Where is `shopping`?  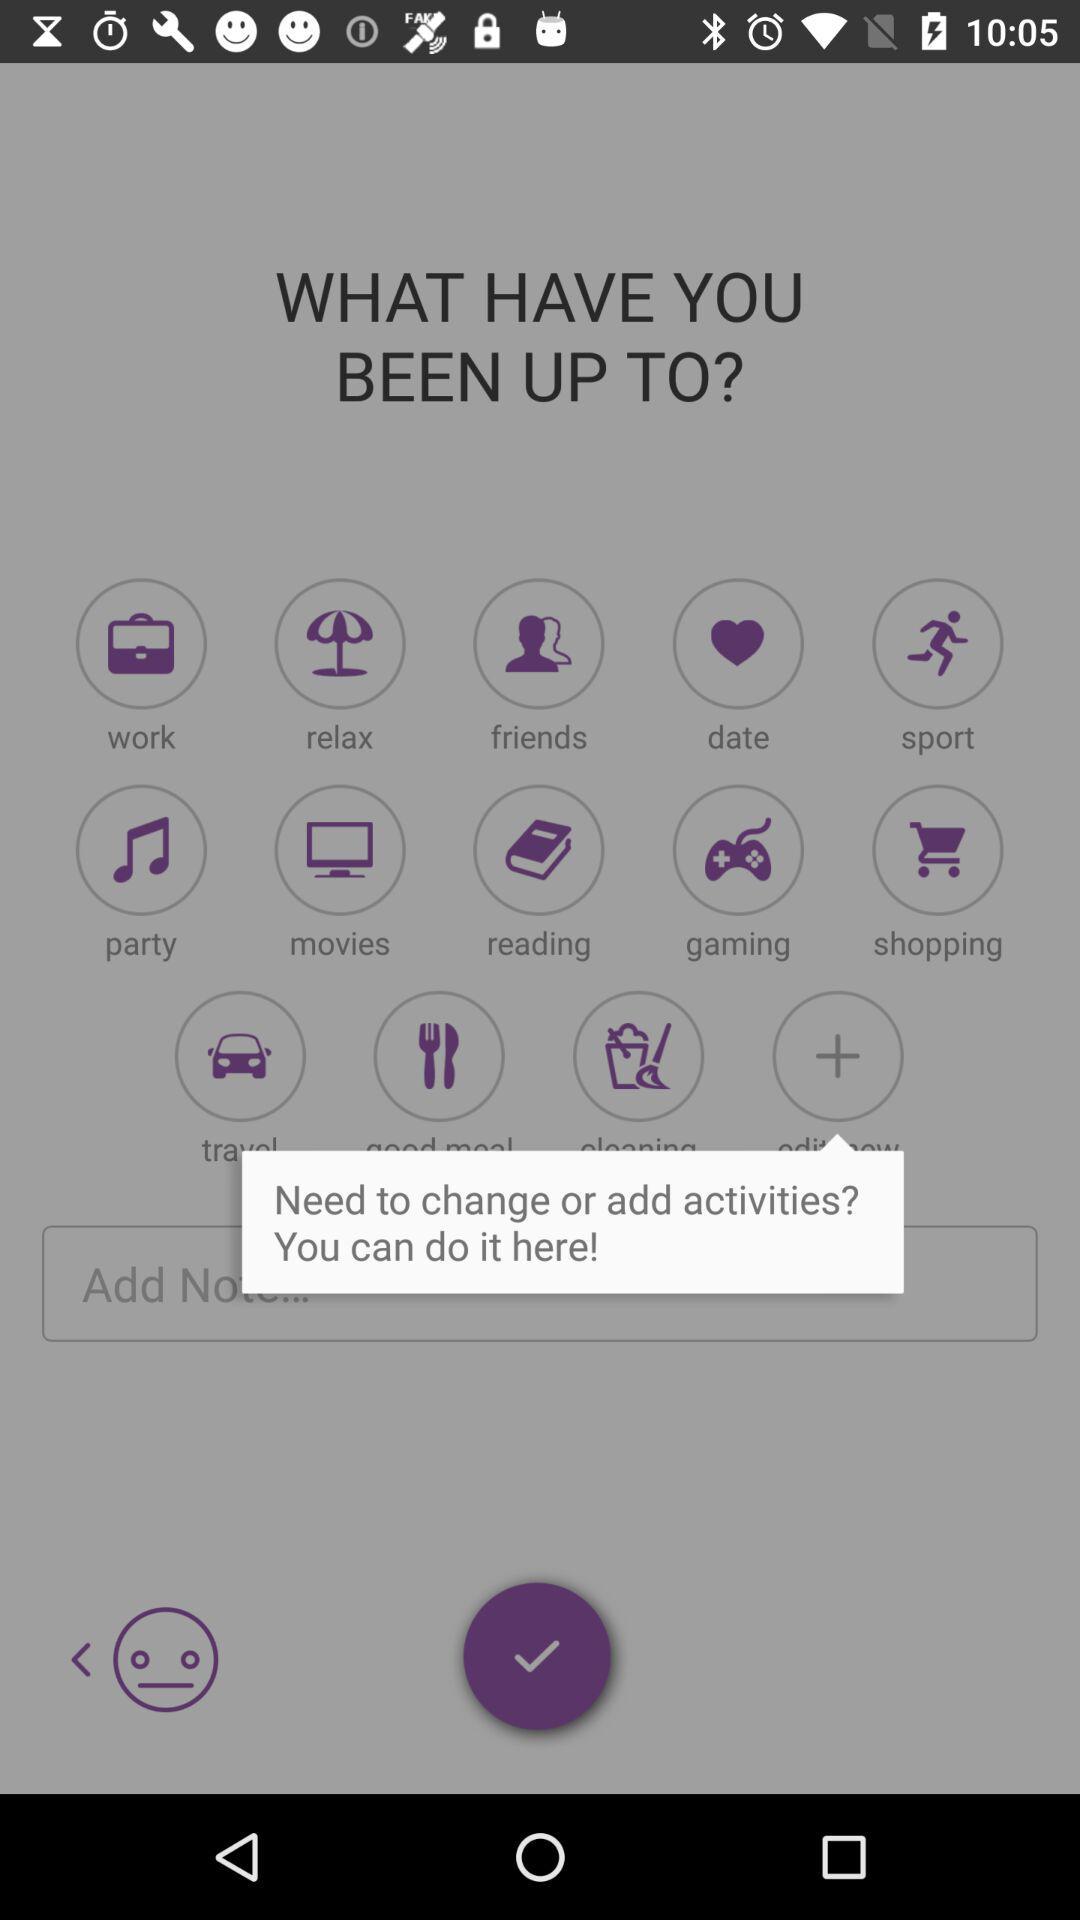
shopping is located at coordinates (937, 850).